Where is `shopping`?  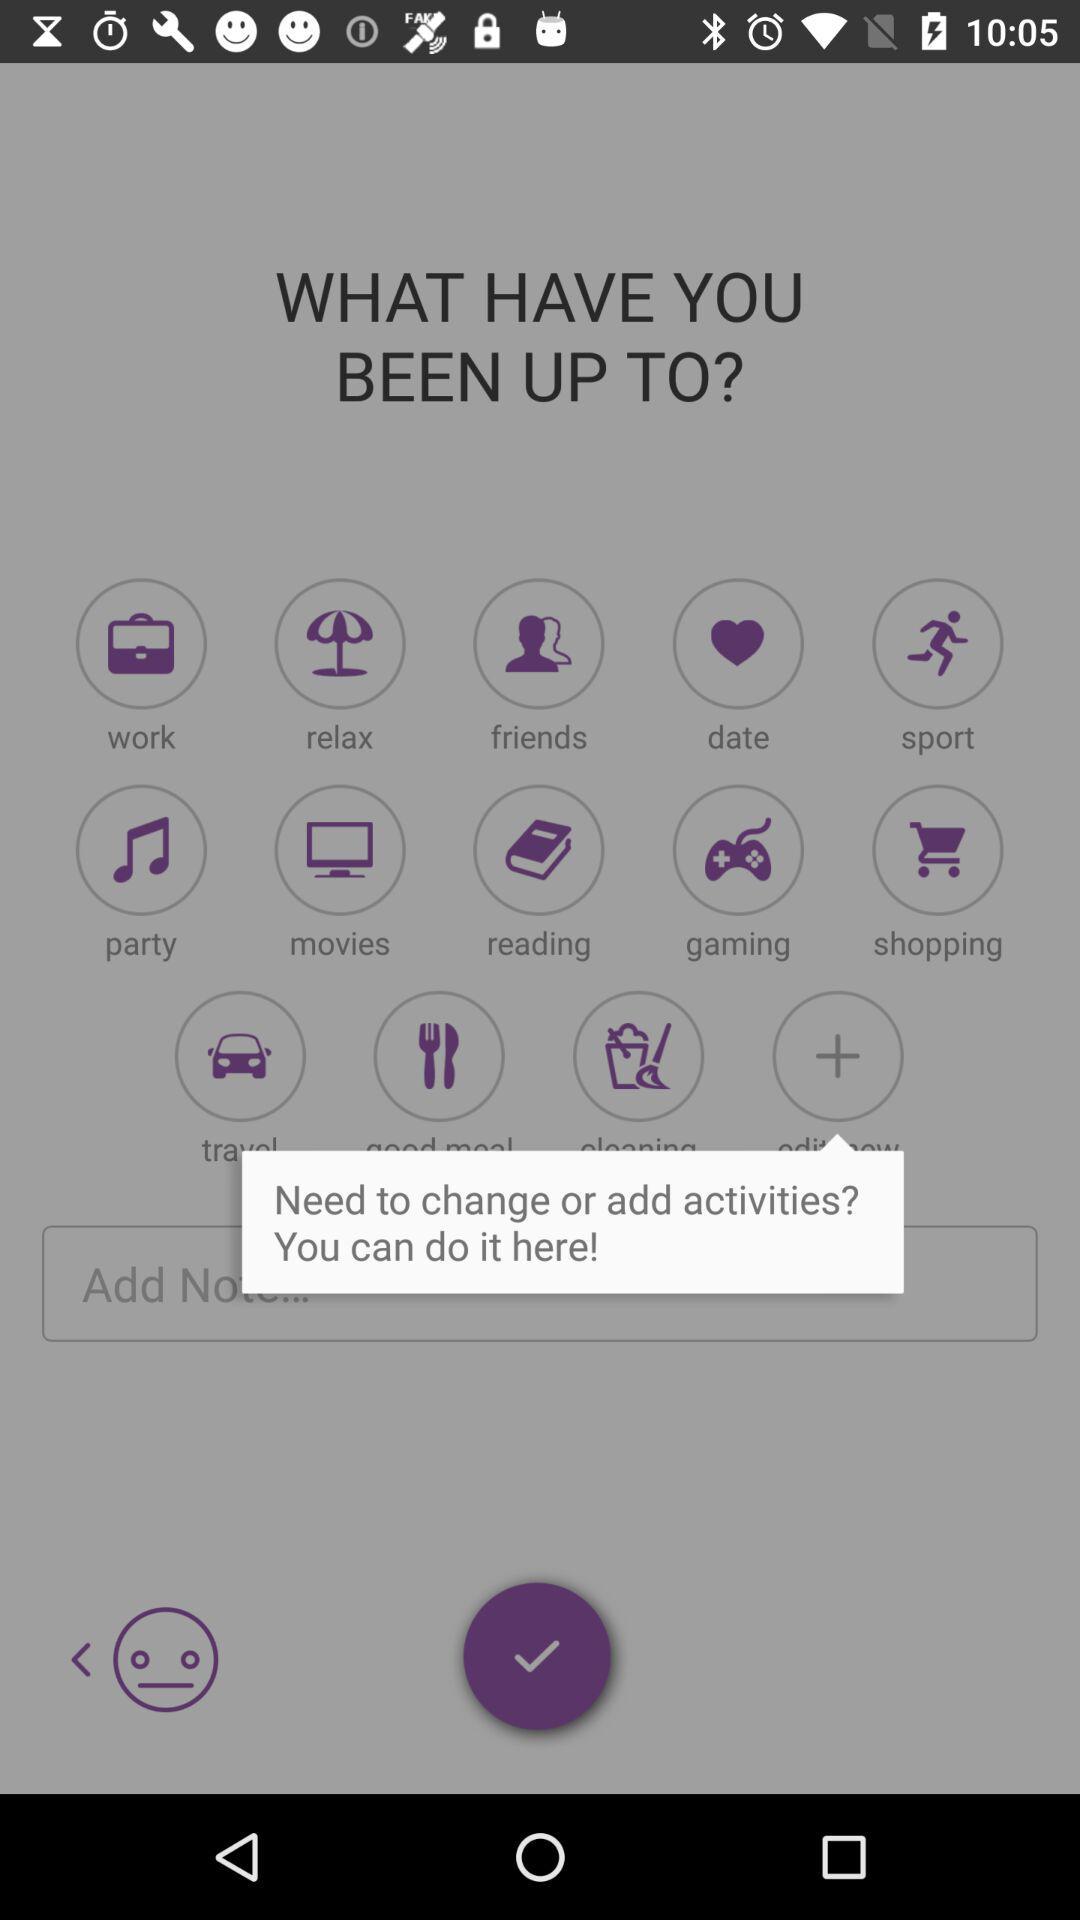
shopping is located at coordinates (937, 850).